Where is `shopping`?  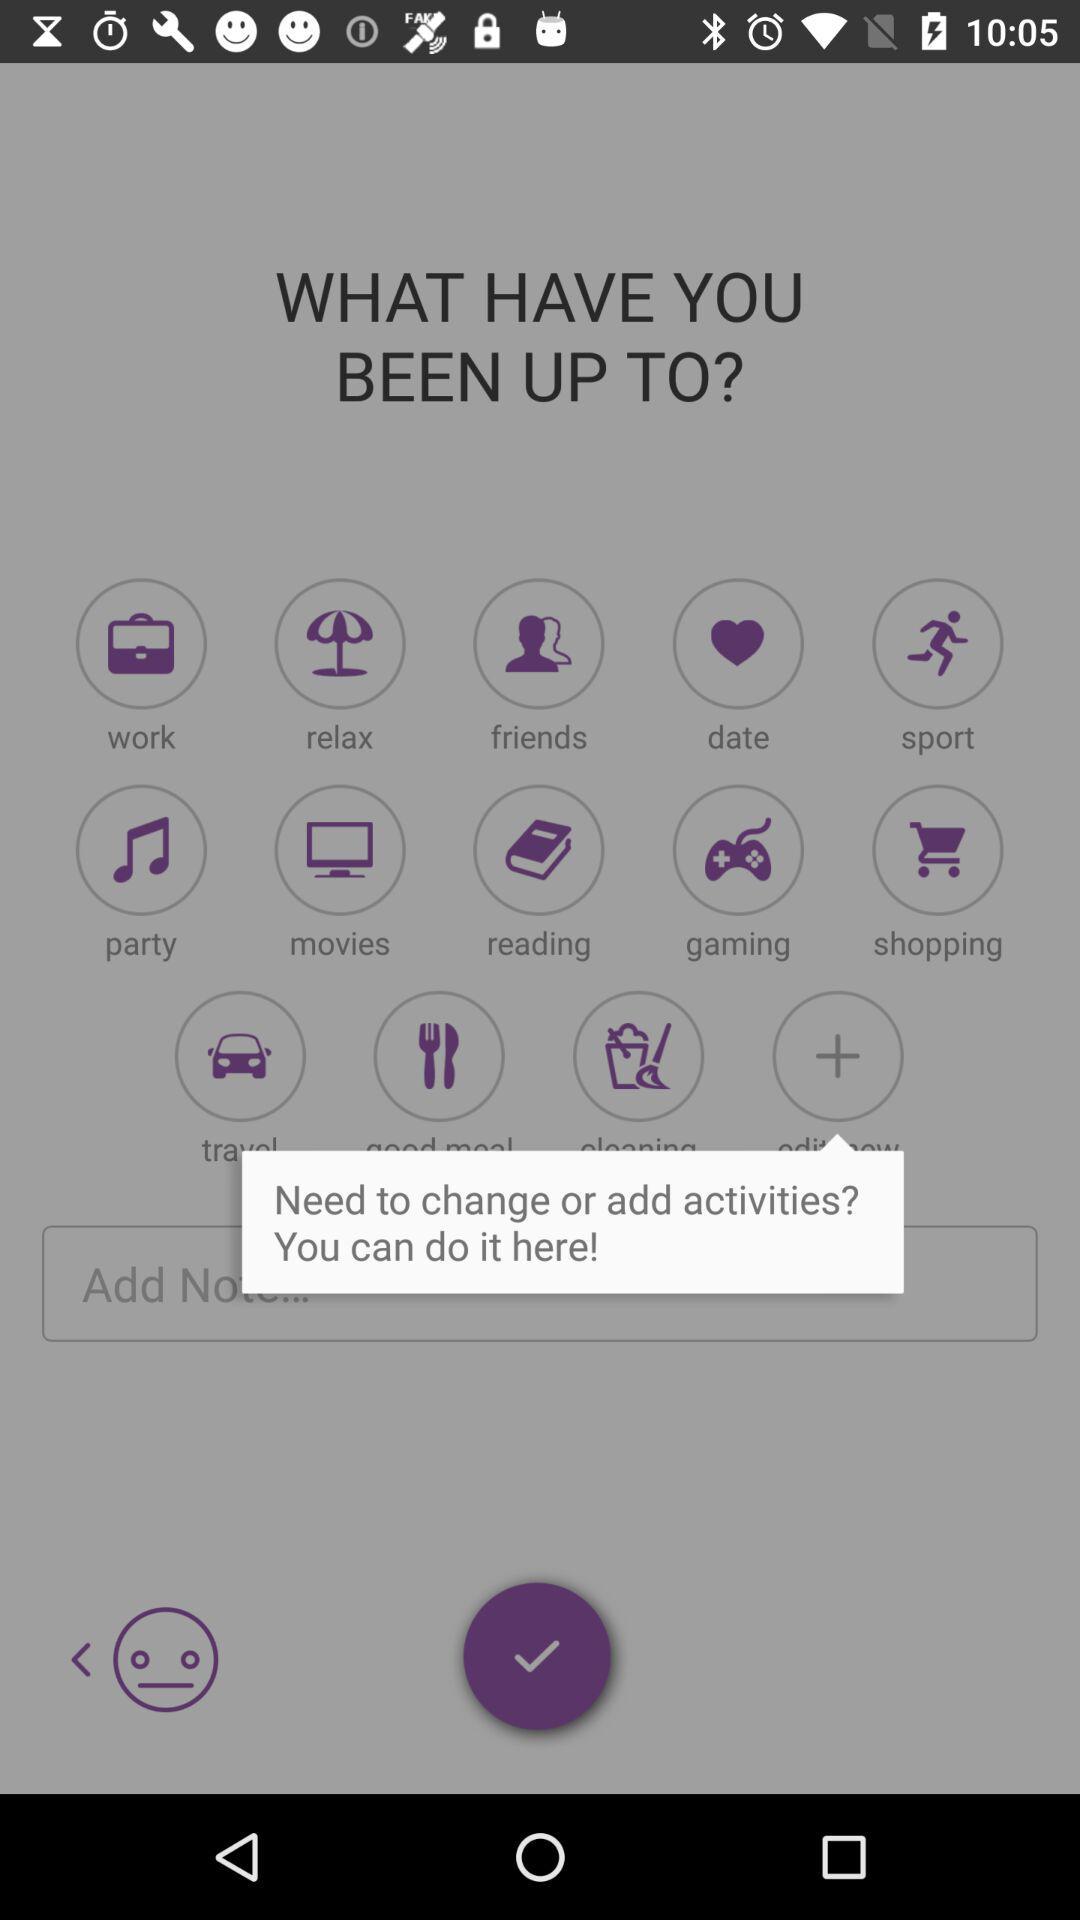
shopping is located at coordinates (937, 850).